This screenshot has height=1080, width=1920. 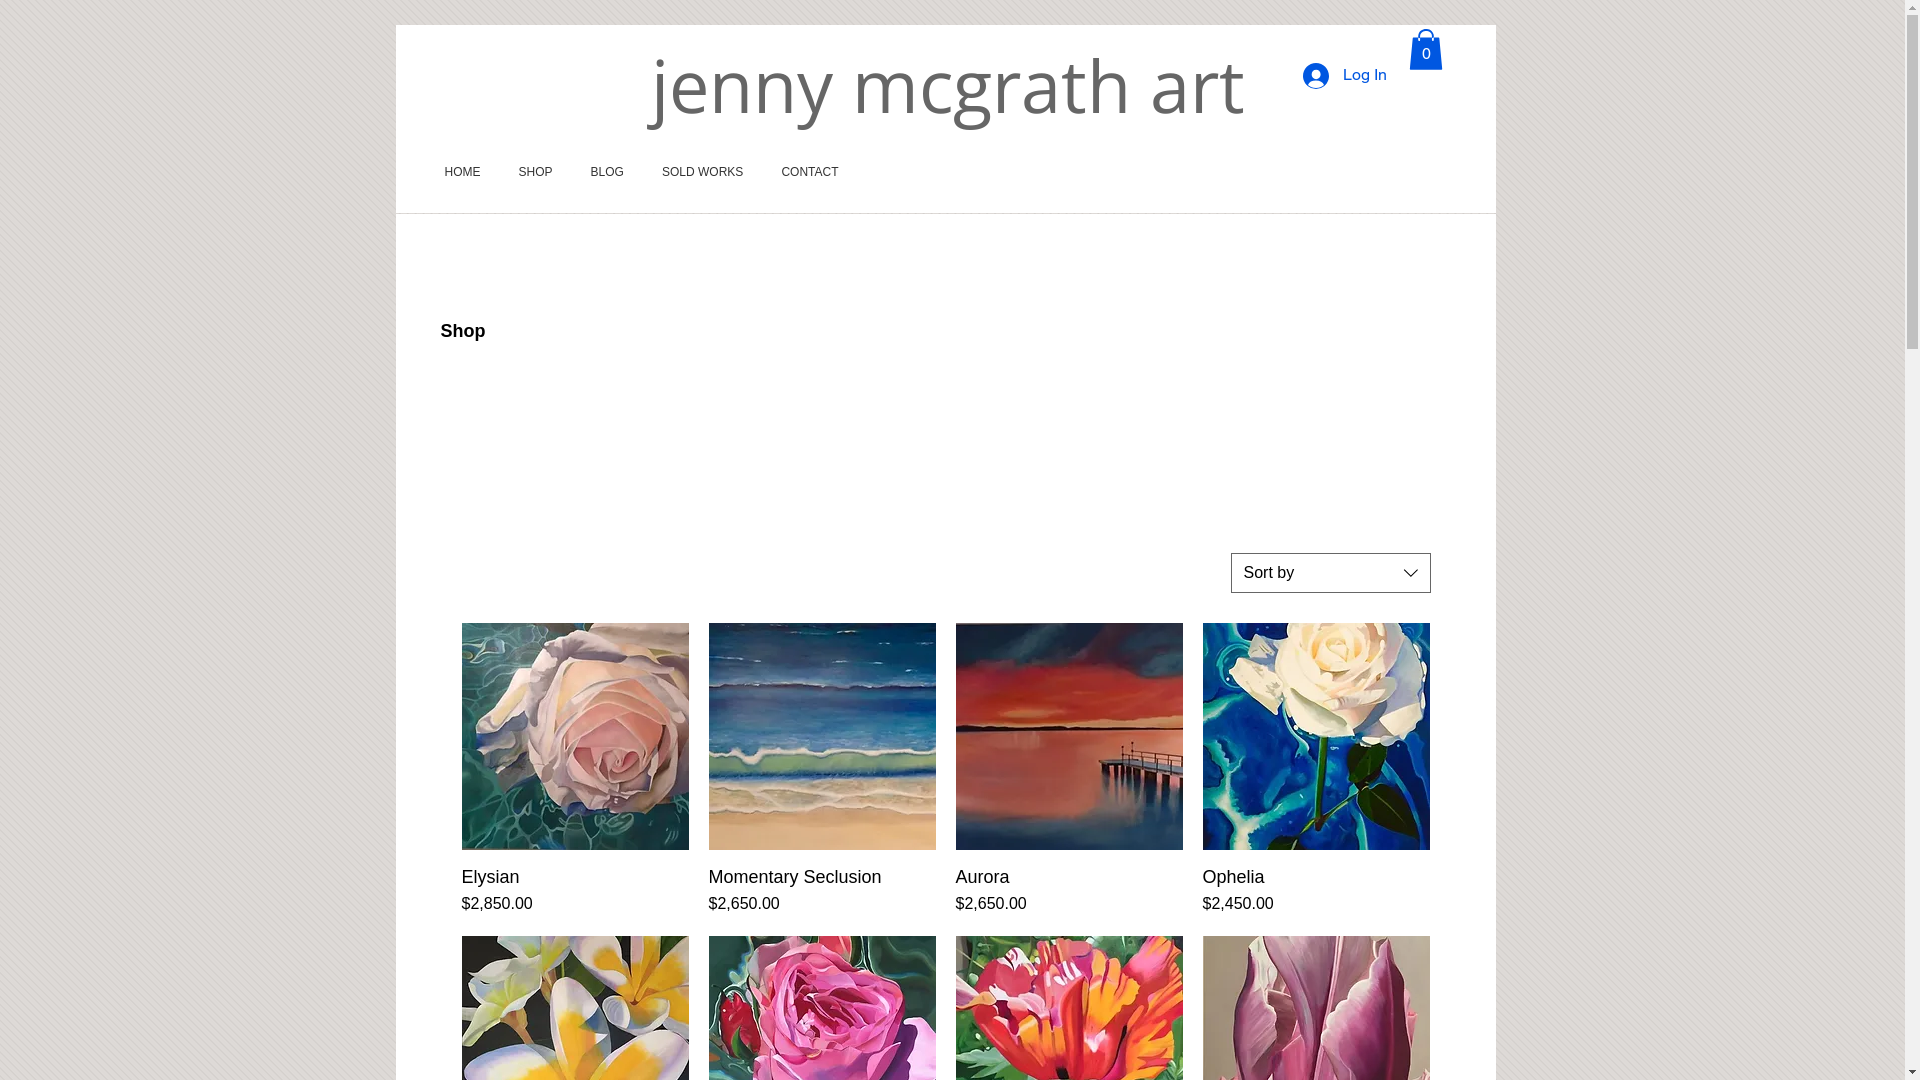 What do you see at coordinates (1344, 75) in the screenshot?
I see `'Log In'` at bounding box center [1344, 75].